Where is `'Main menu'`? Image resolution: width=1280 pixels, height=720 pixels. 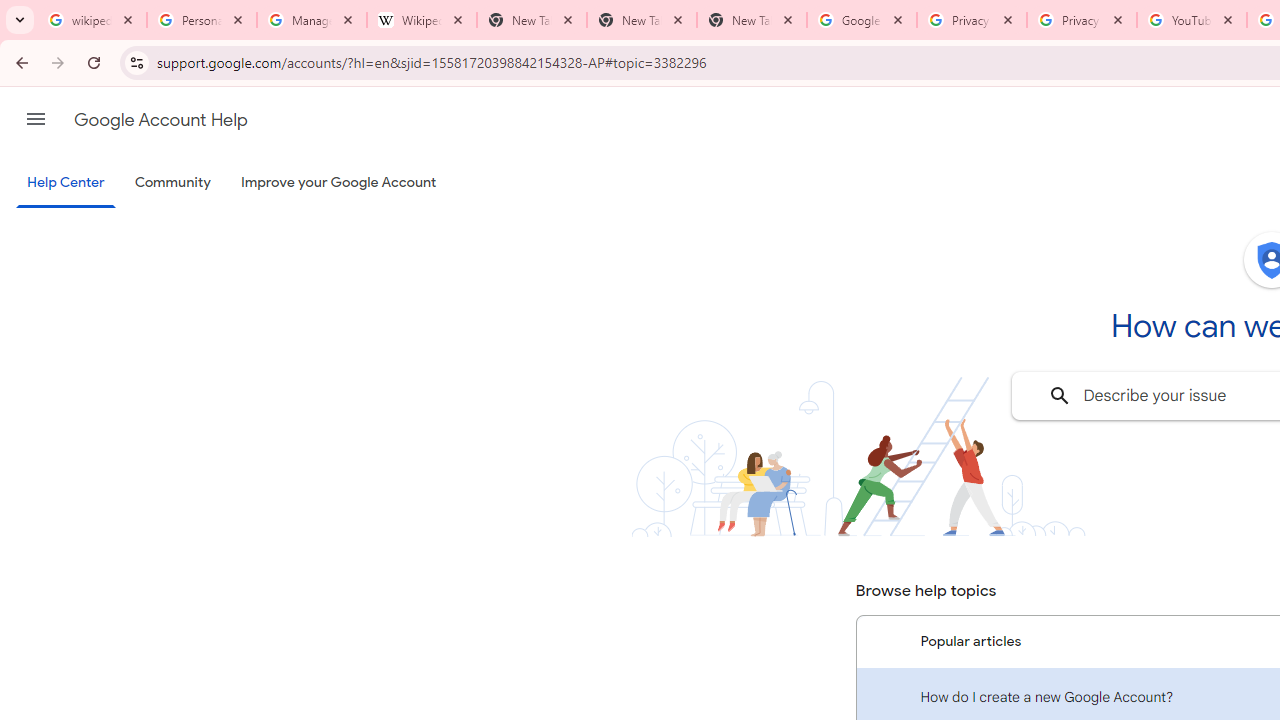
'Main menu' is located at coordinates (35, 119).